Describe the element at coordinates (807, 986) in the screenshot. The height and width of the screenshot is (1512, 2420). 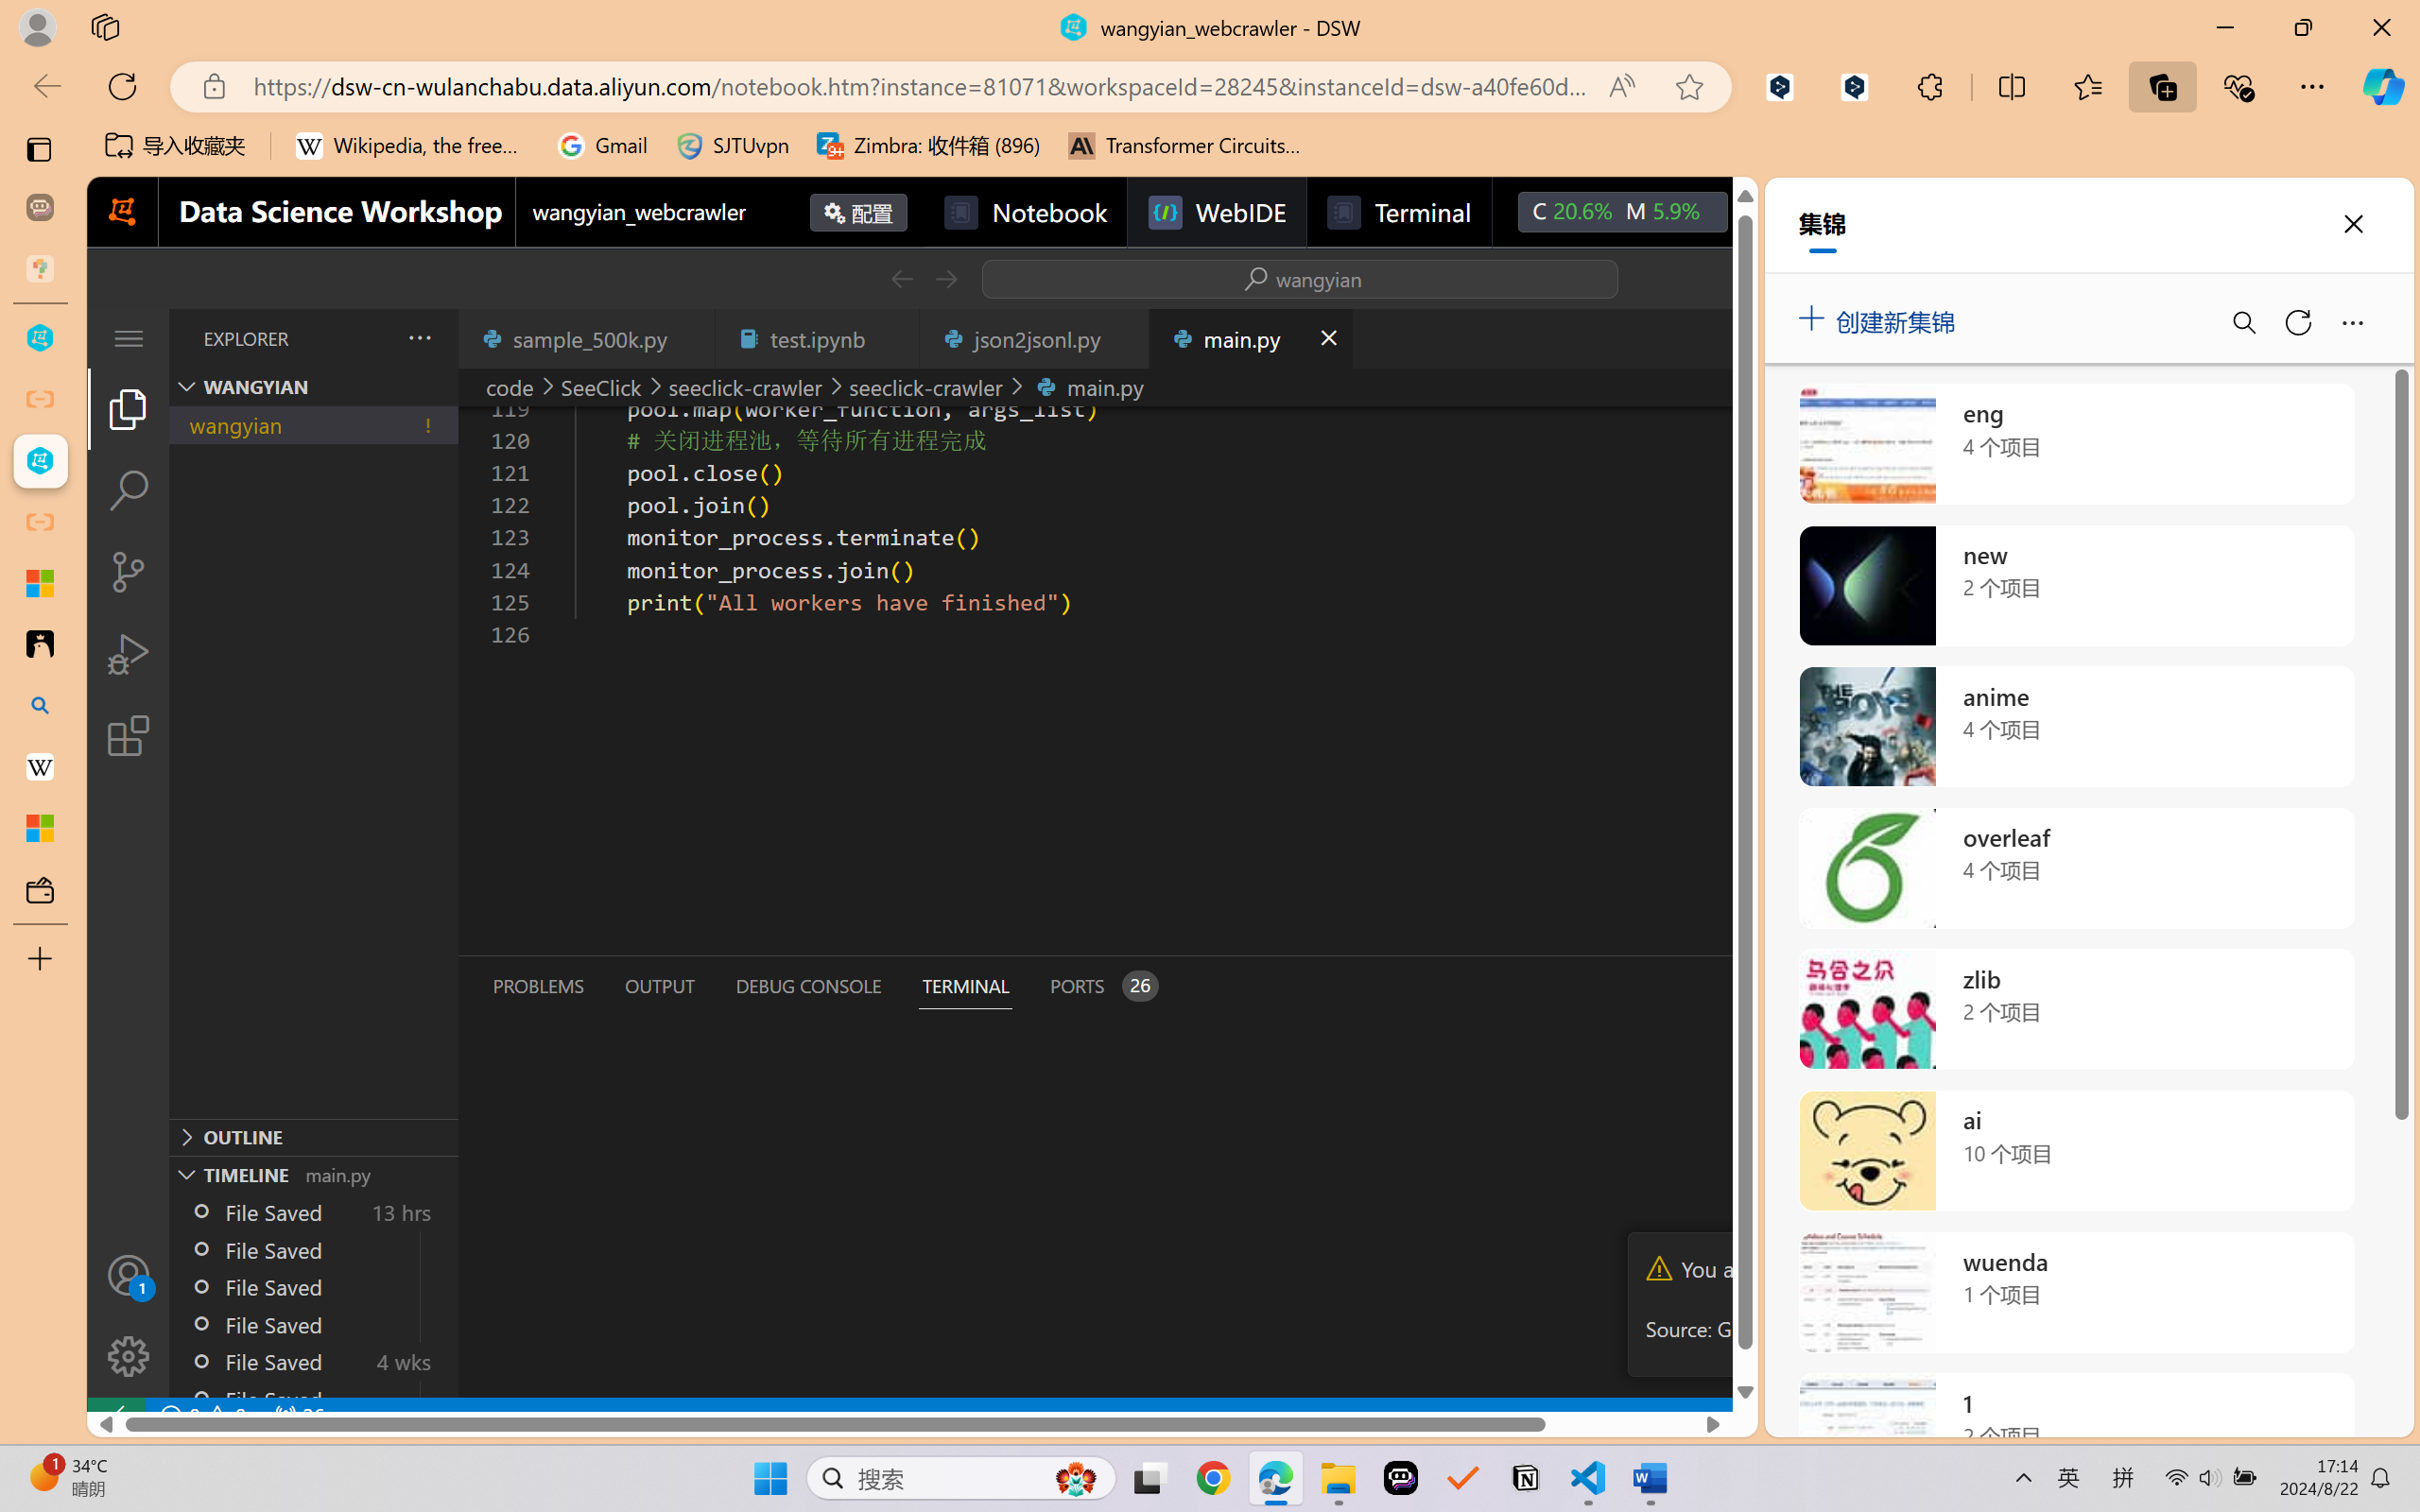
I see `'Debug Console (Ctrl+Shift+Y)'` at that location.